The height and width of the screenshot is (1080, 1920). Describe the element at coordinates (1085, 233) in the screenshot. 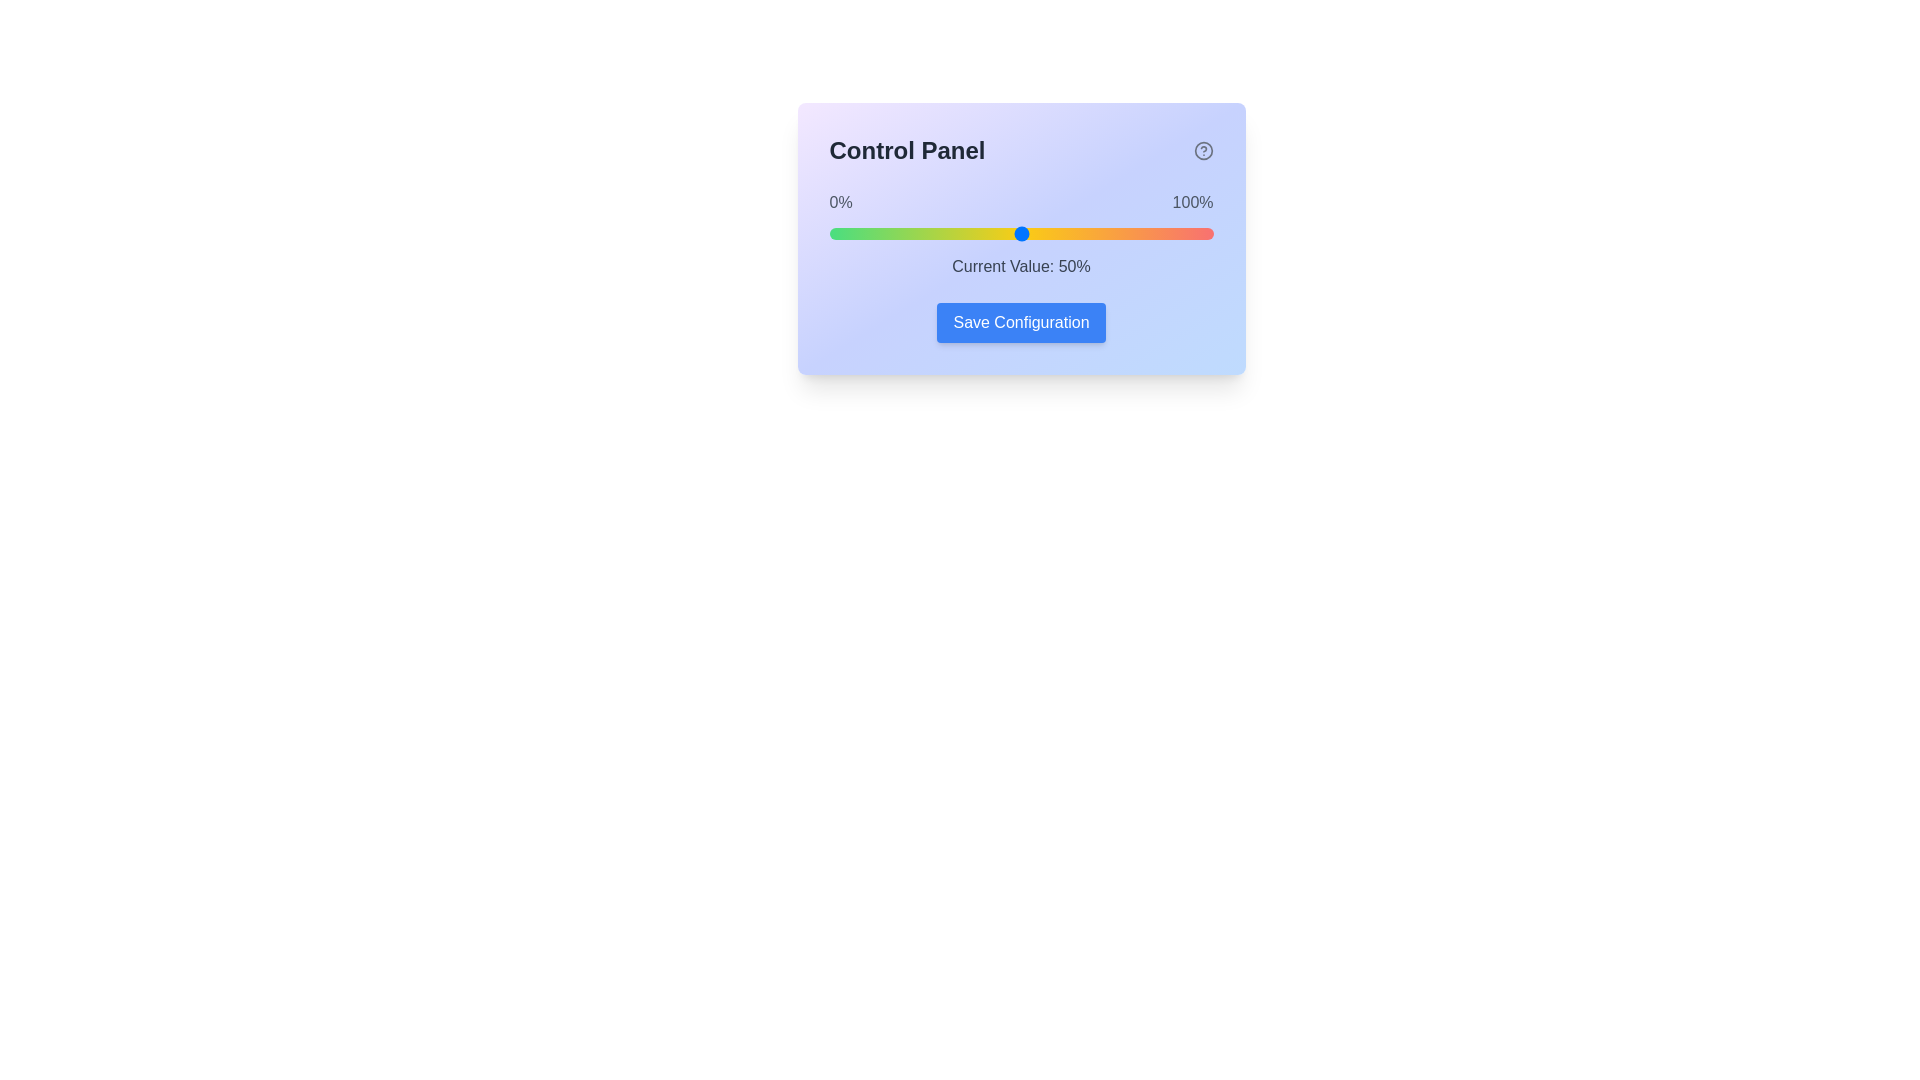

I see `the slider to set the value to 67%` at that location.